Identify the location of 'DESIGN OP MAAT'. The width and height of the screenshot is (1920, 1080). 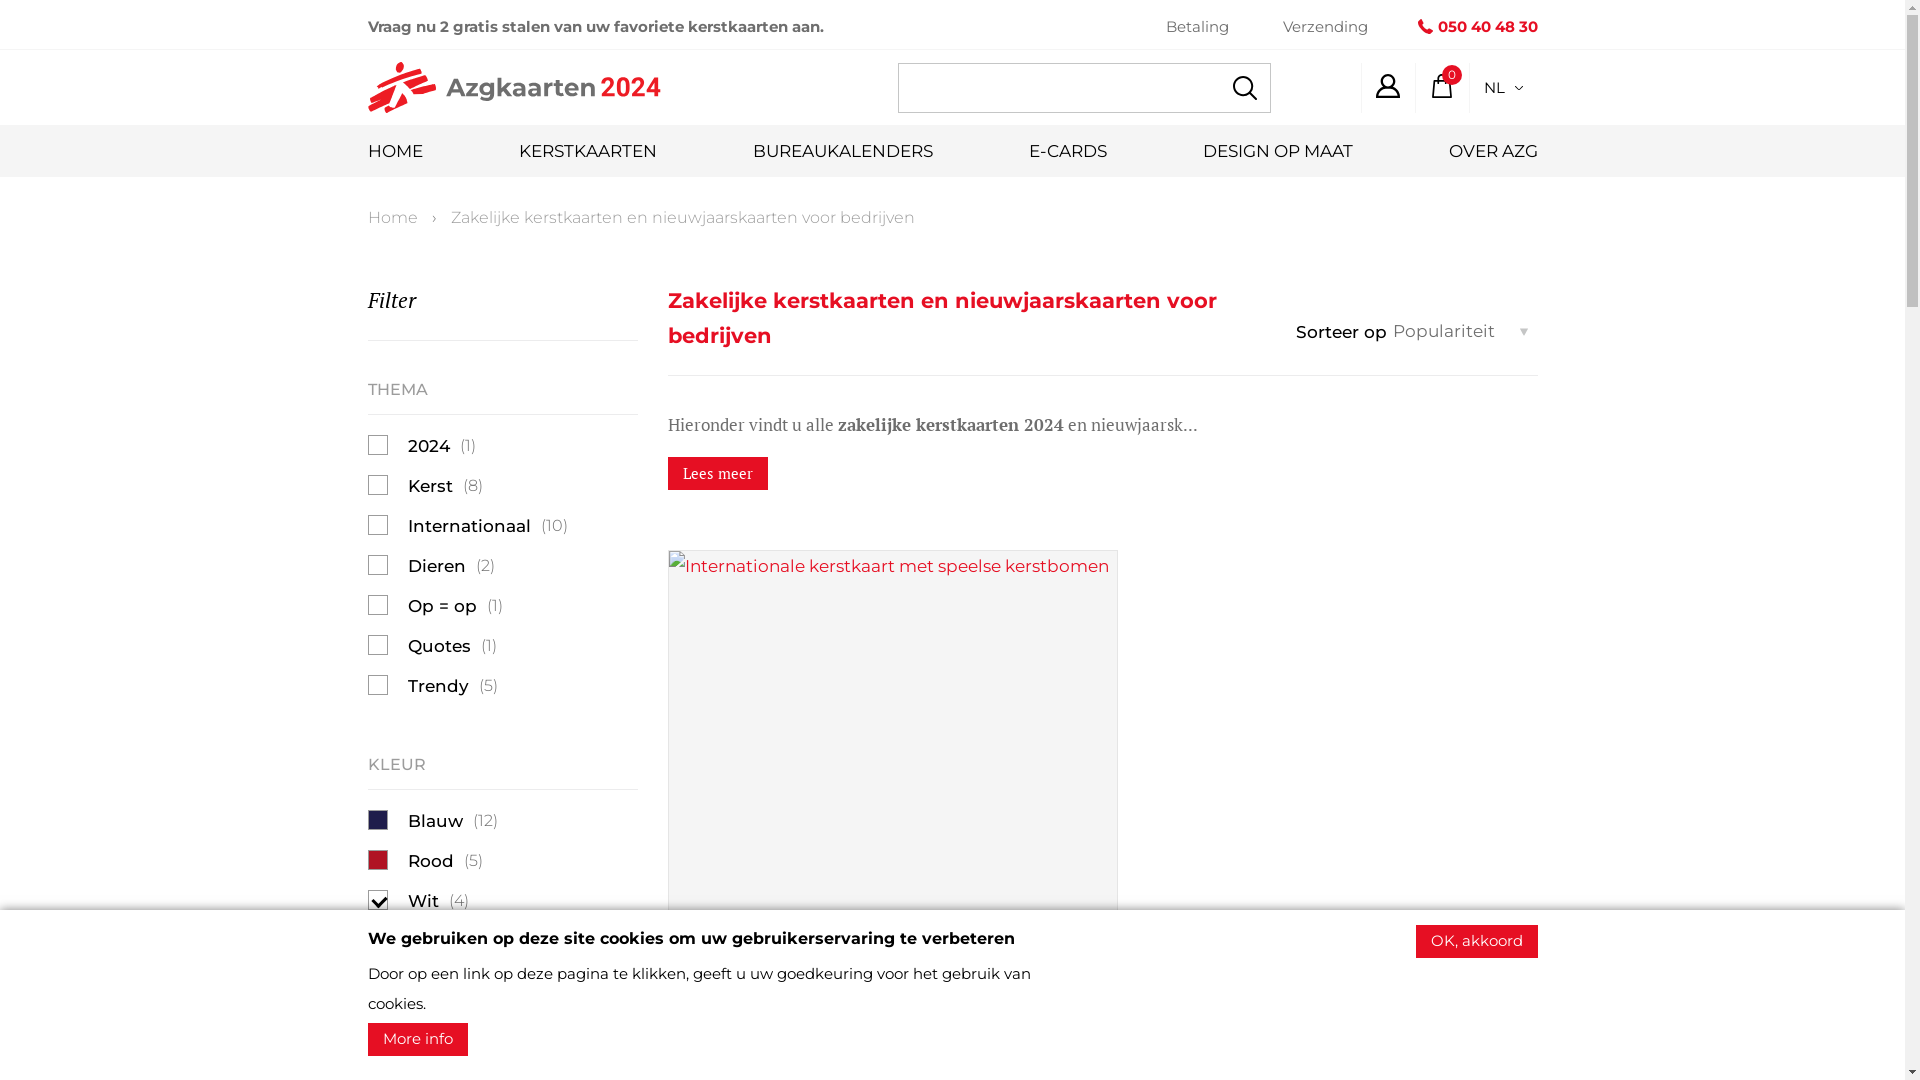
(1275, 149).